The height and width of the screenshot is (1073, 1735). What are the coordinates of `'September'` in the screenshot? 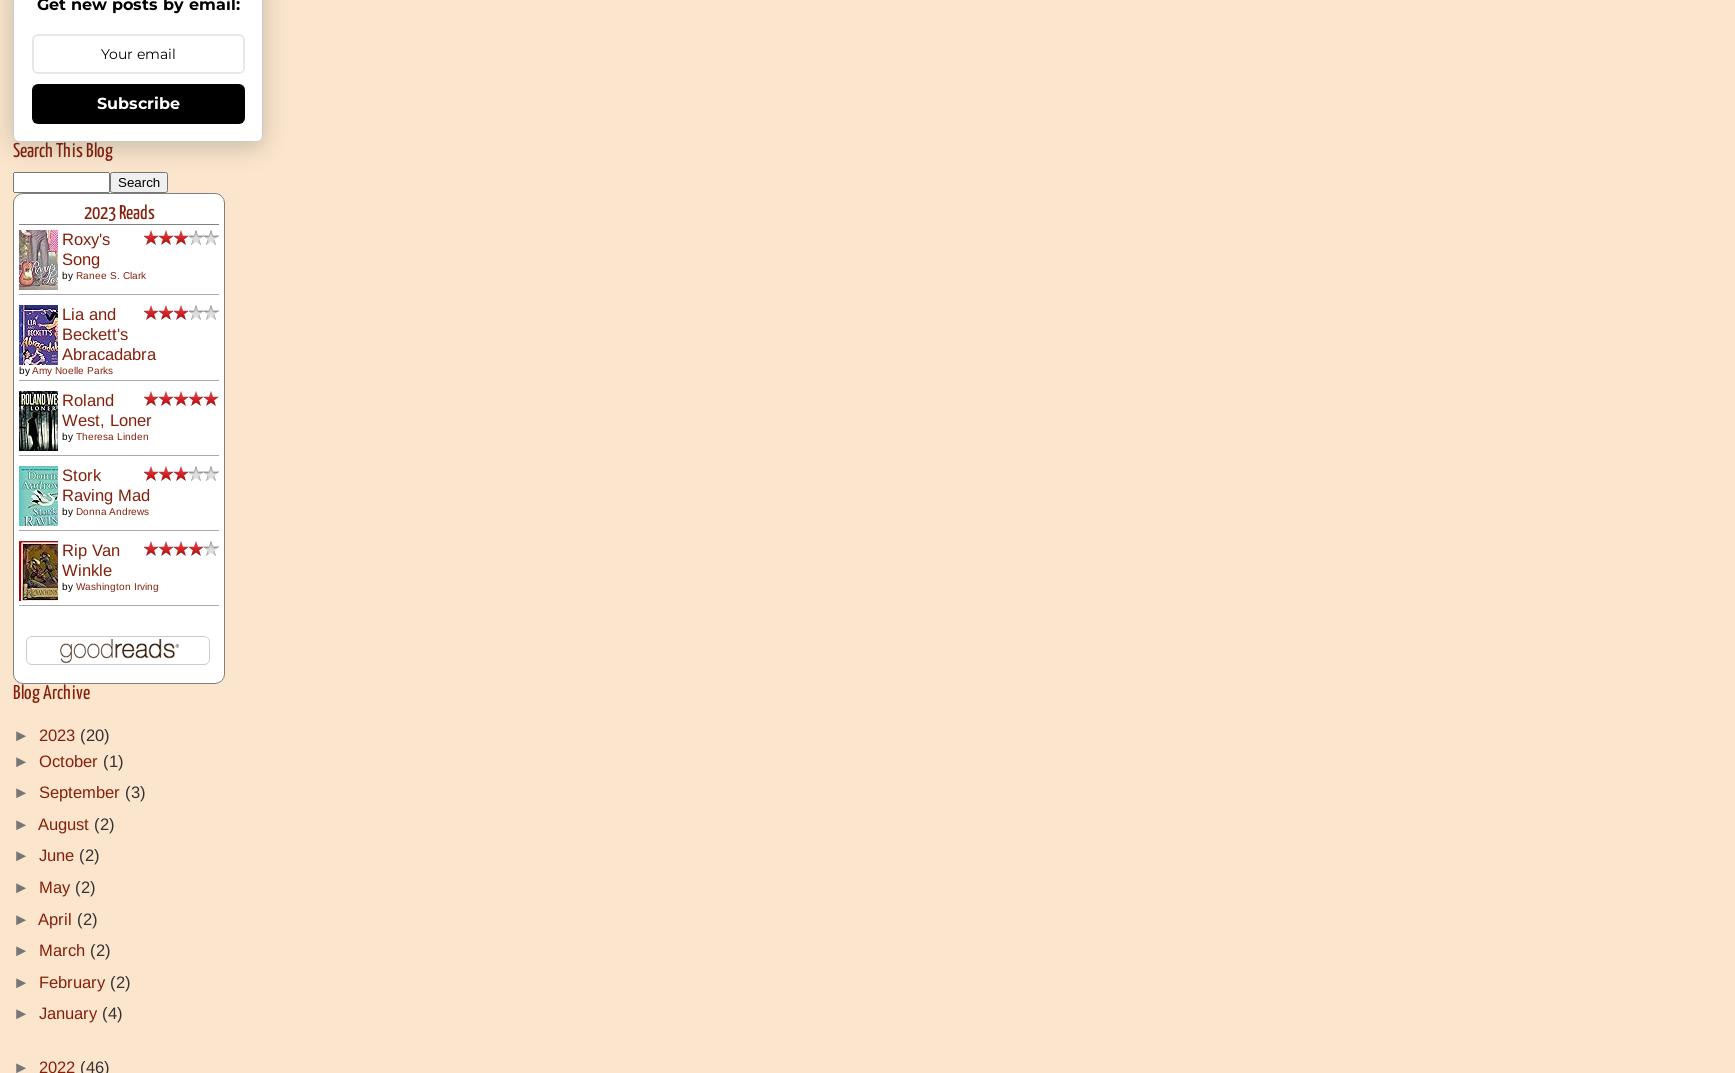 It's located at (82, 792).